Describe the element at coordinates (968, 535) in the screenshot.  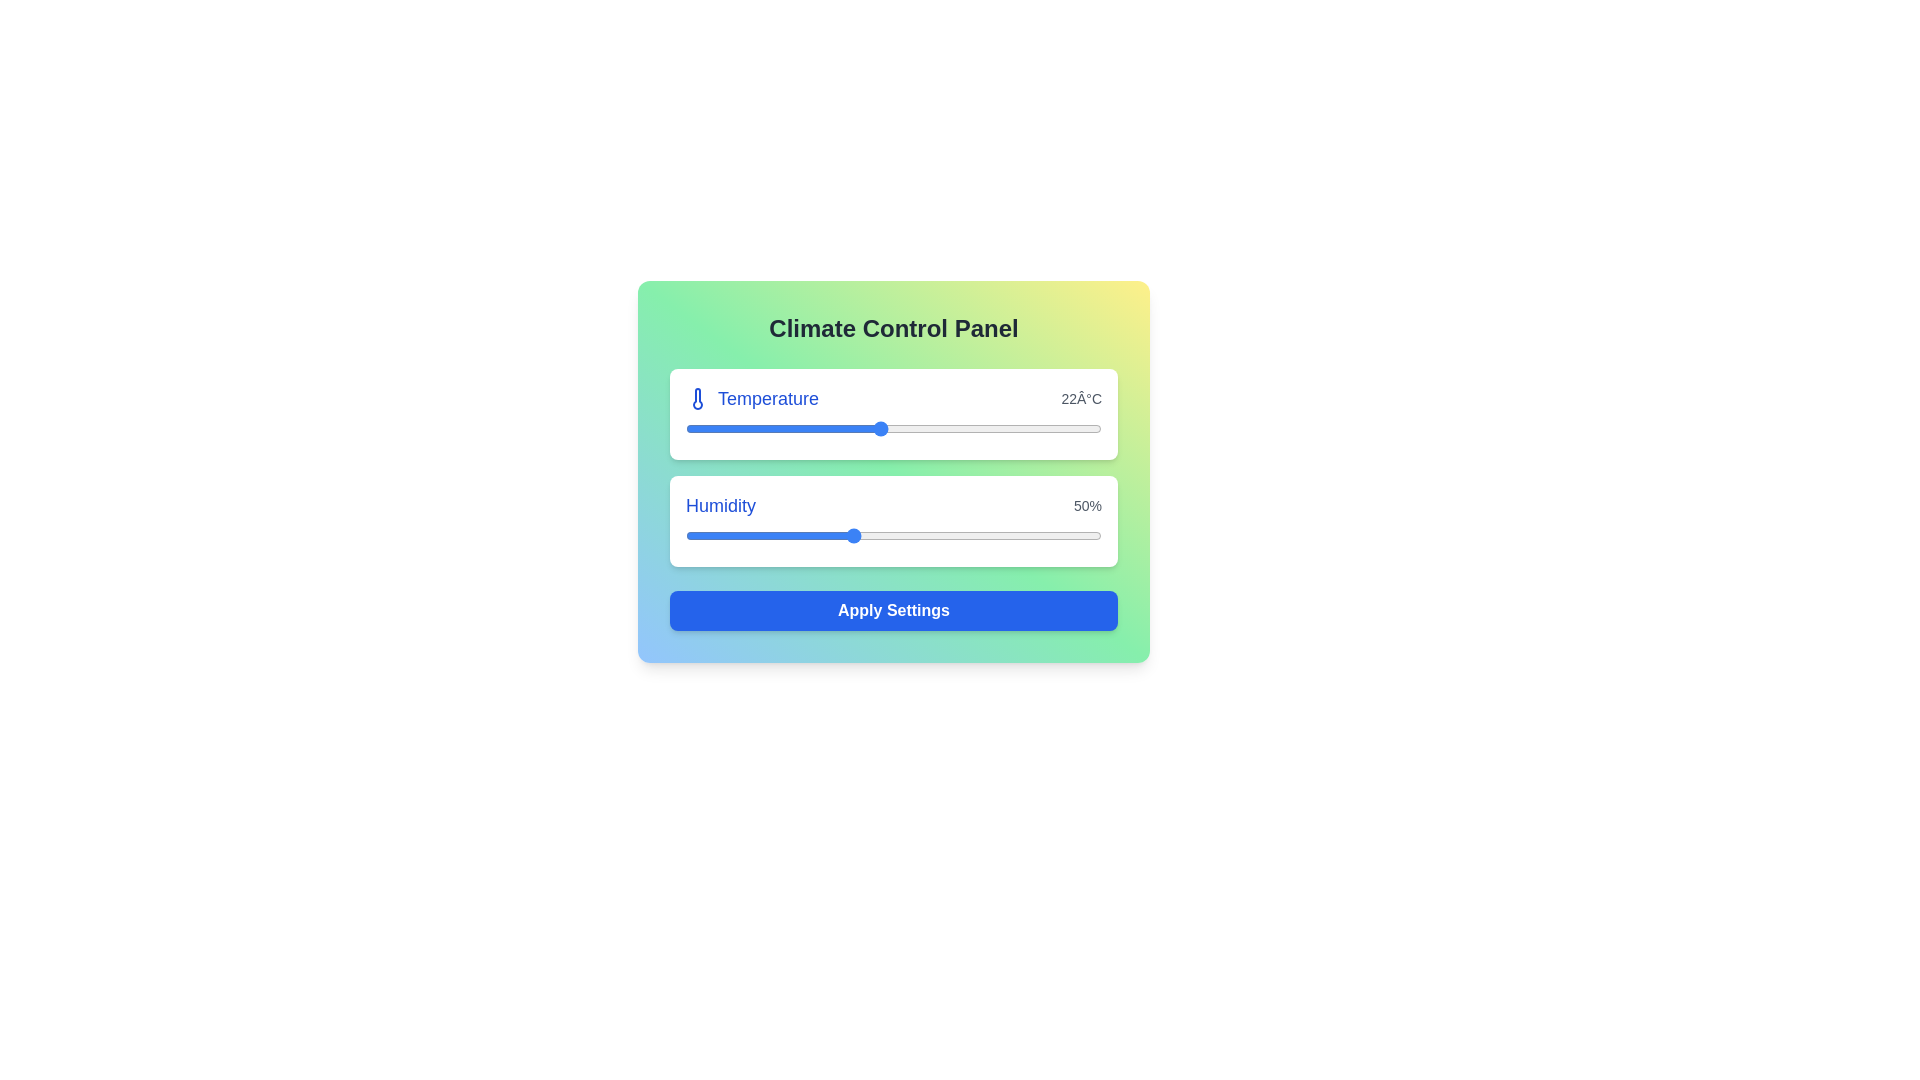
I see `the humidity level` at that location.